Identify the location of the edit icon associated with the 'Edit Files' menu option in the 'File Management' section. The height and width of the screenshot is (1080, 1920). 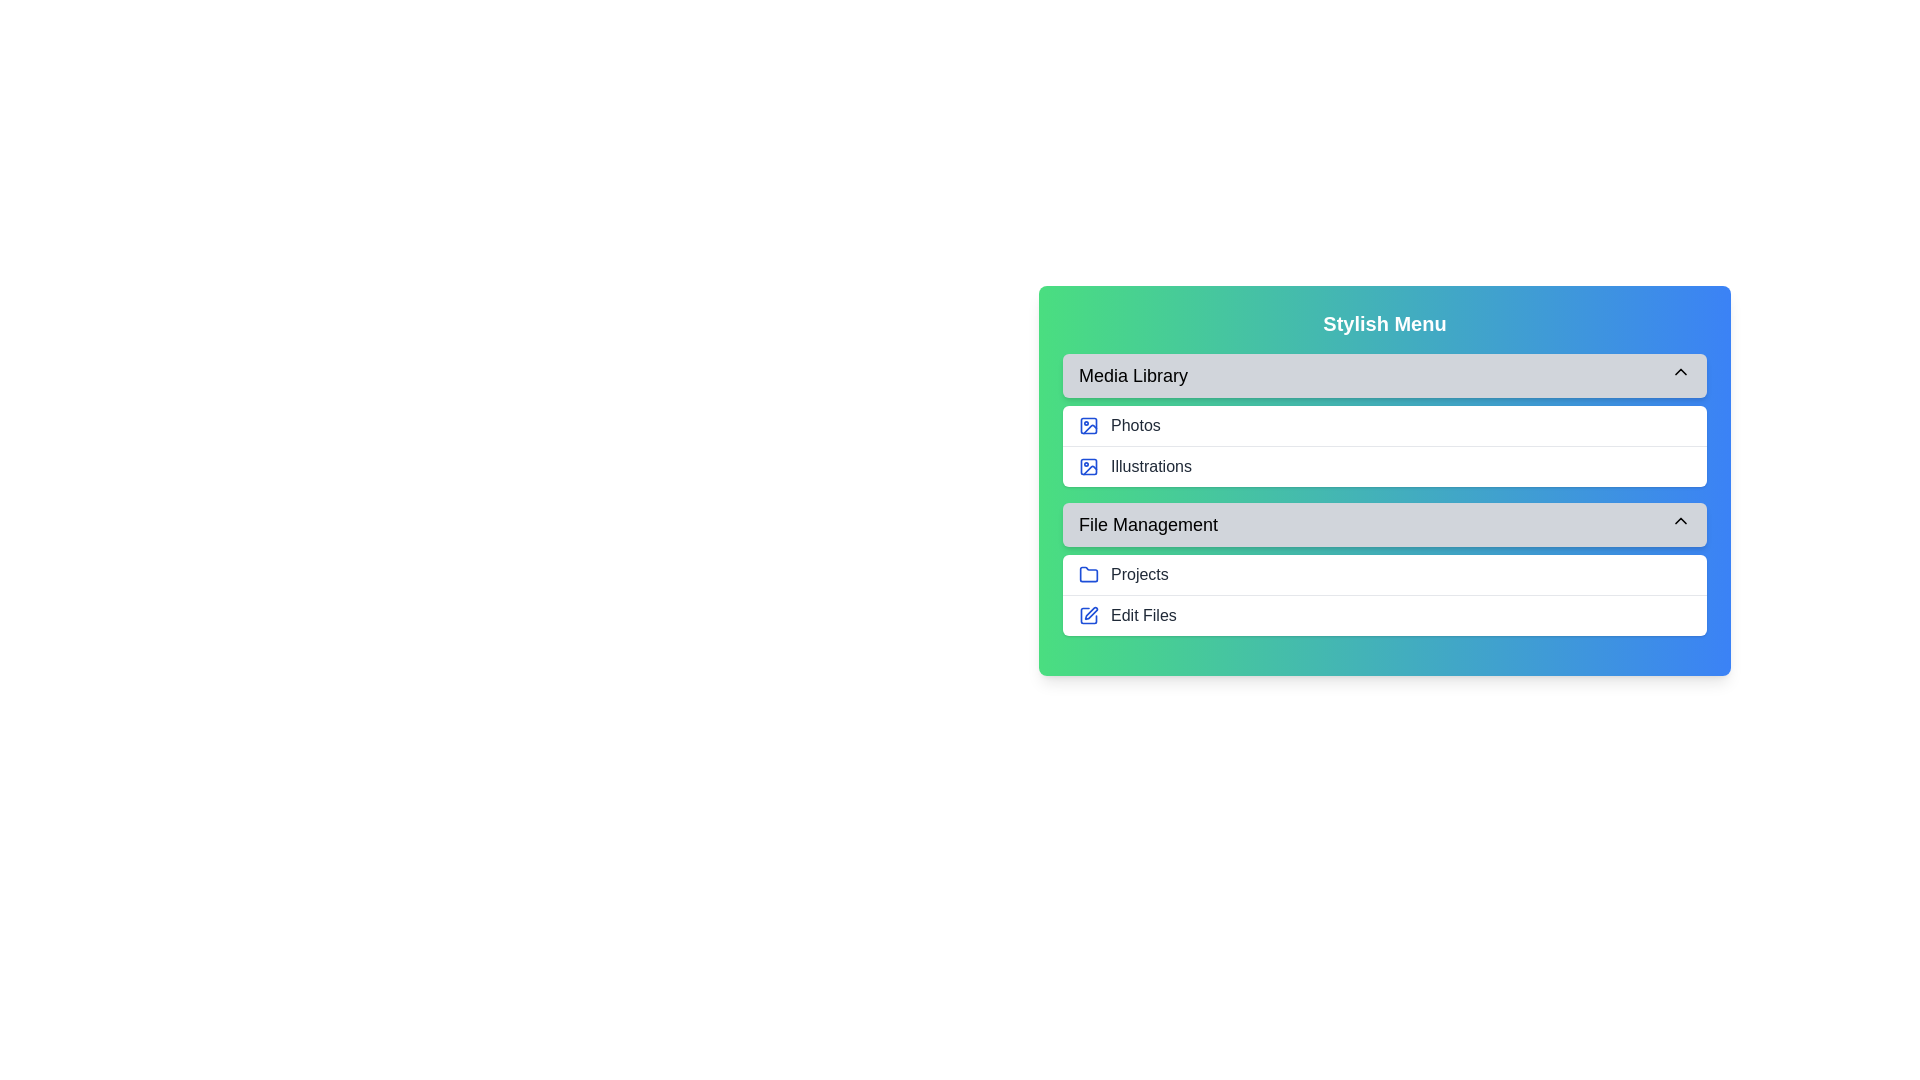
(1088, 615).